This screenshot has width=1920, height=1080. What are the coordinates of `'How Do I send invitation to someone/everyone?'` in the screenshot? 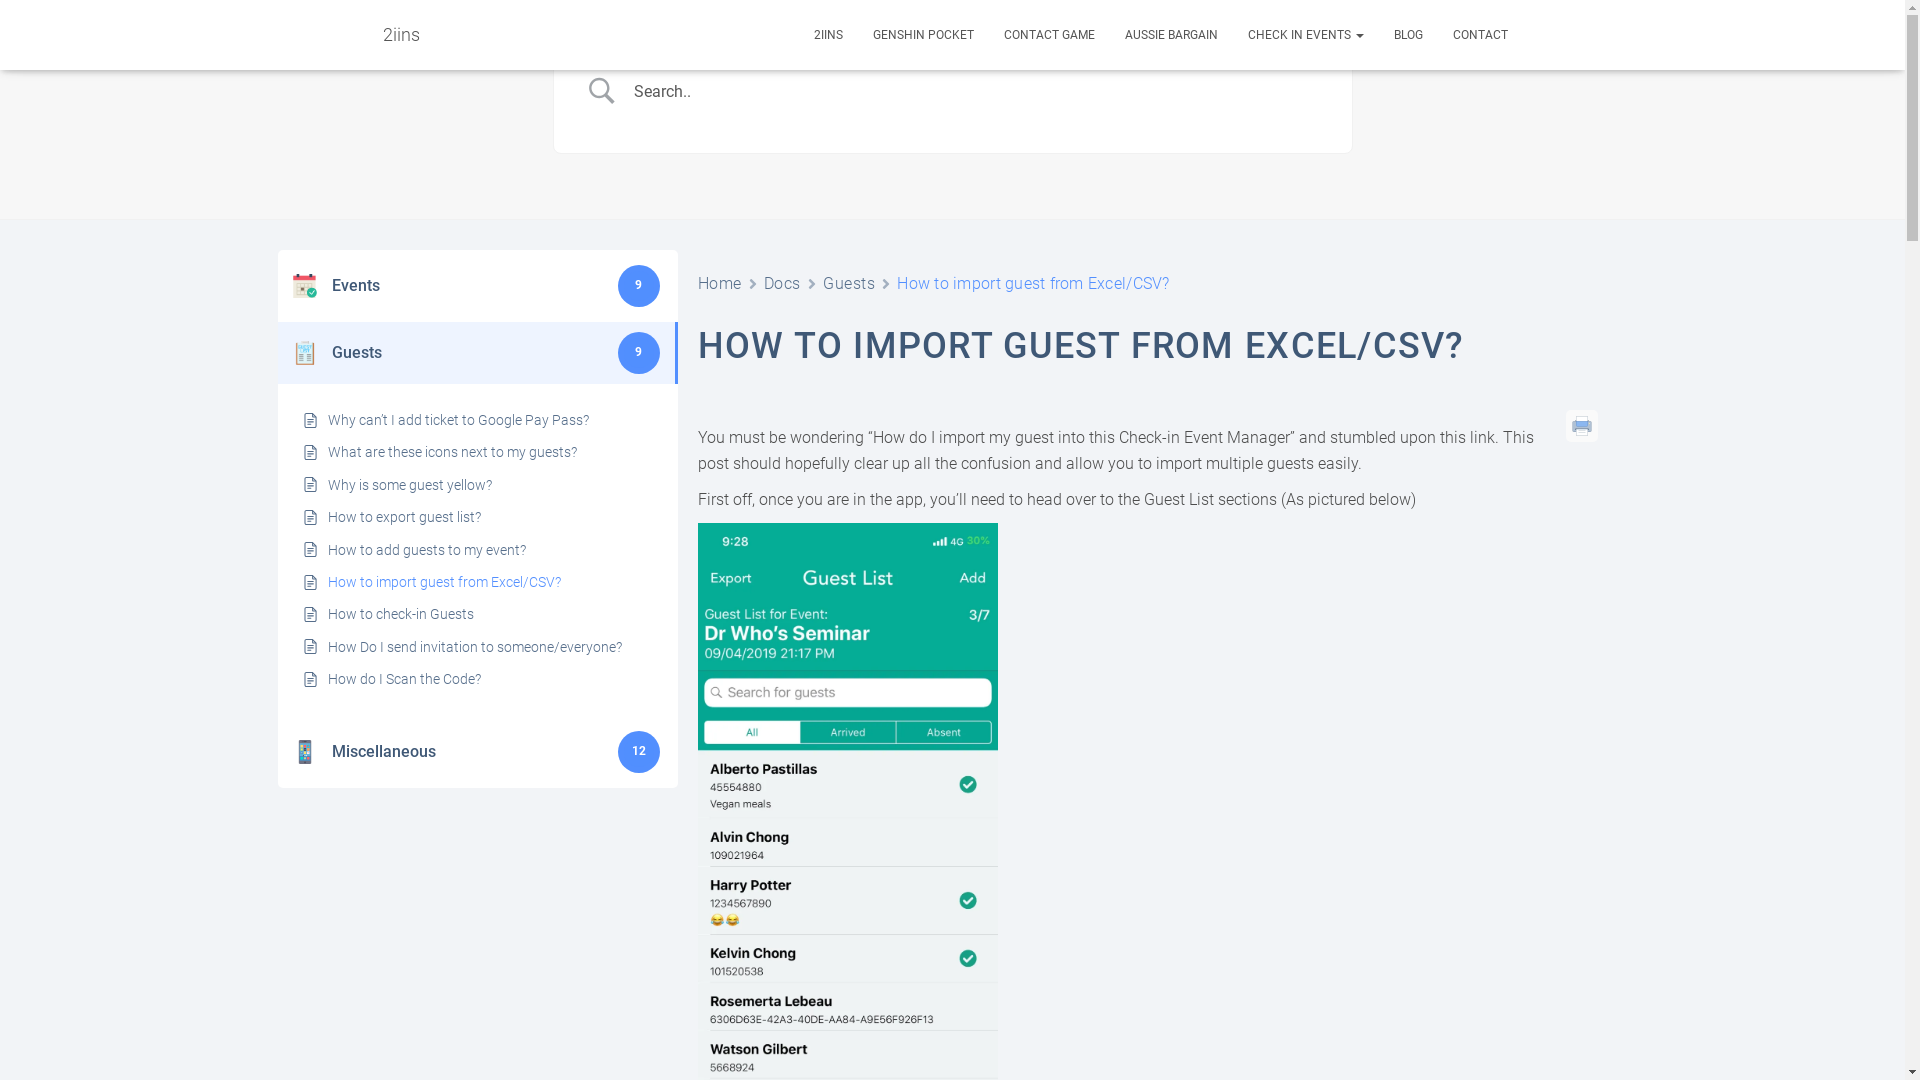 It's located at (327, 647).